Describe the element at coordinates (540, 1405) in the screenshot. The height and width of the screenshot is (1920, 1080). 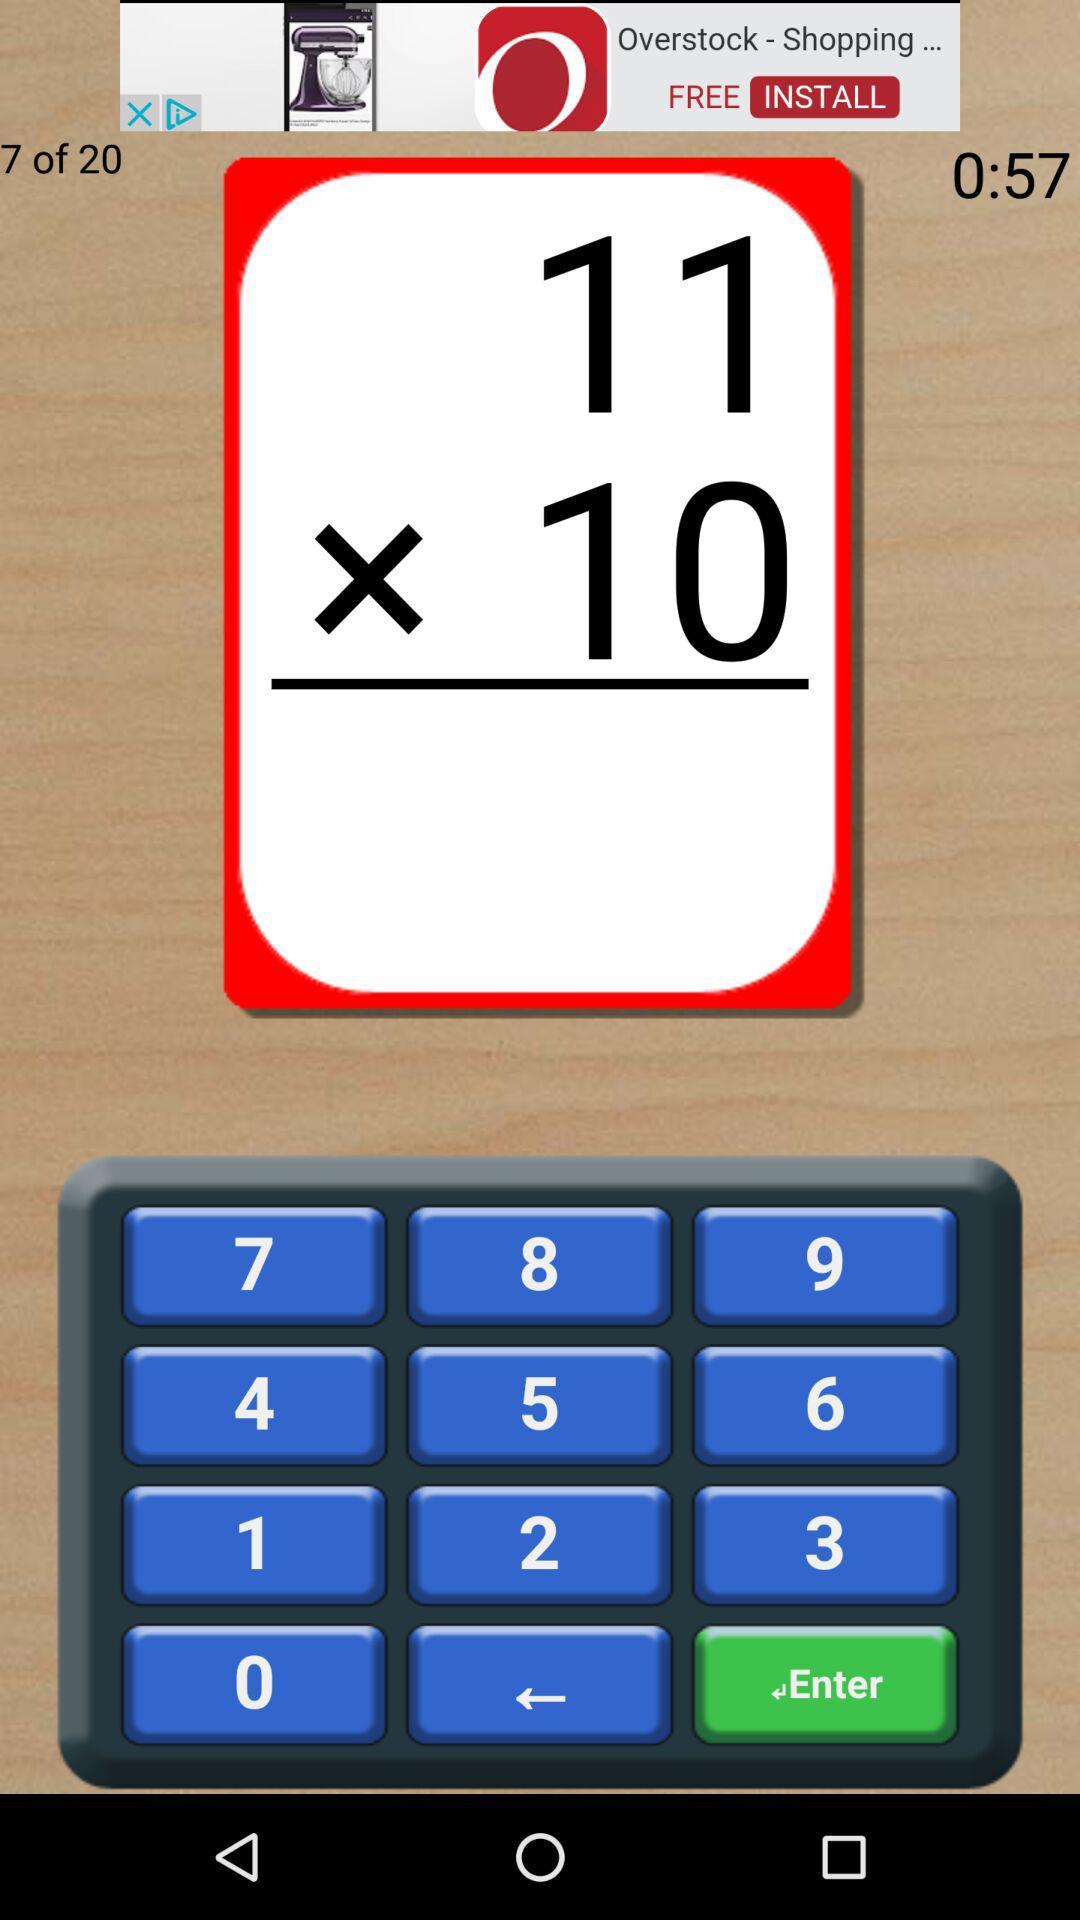
I see `the number below 8` at that location.